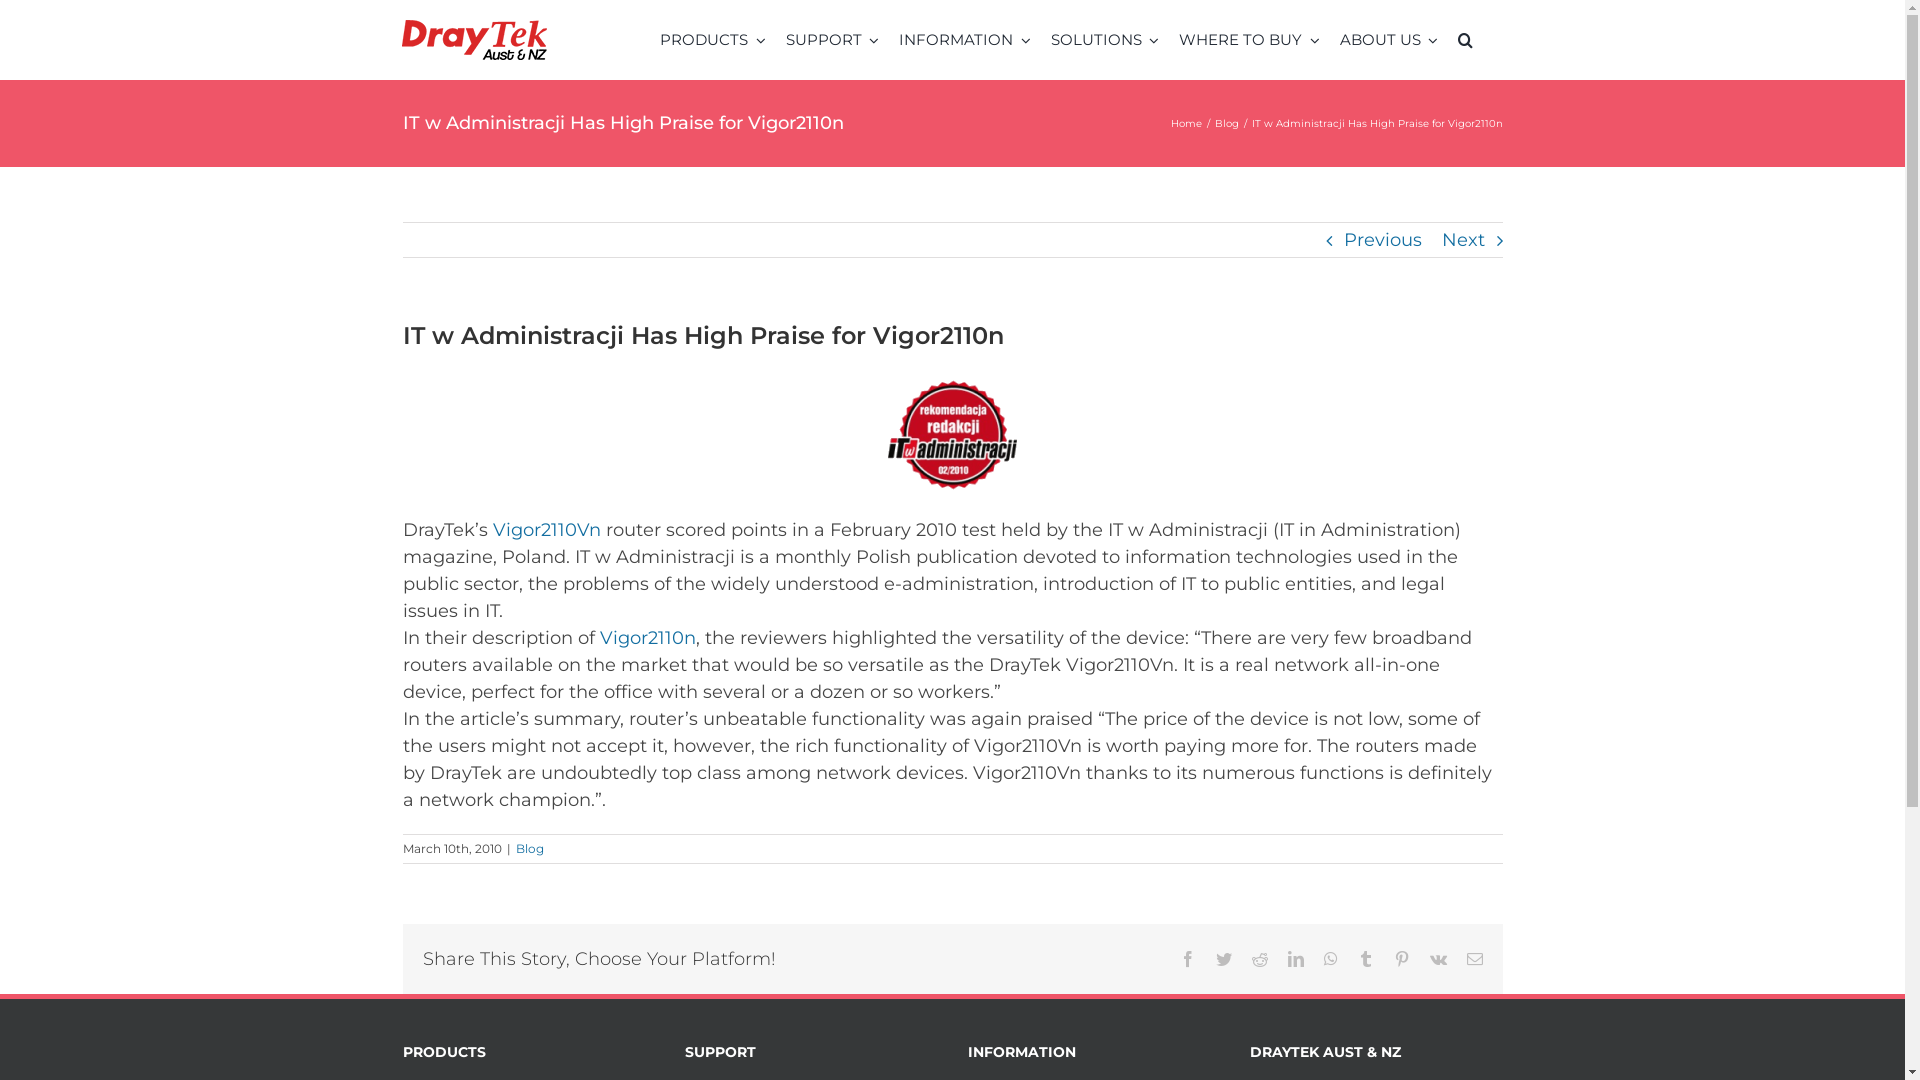  What do you see at coordinates (1388, 39) in the screenshot?
I see `'ABOUT US'` at bounding box center [1388, 39].